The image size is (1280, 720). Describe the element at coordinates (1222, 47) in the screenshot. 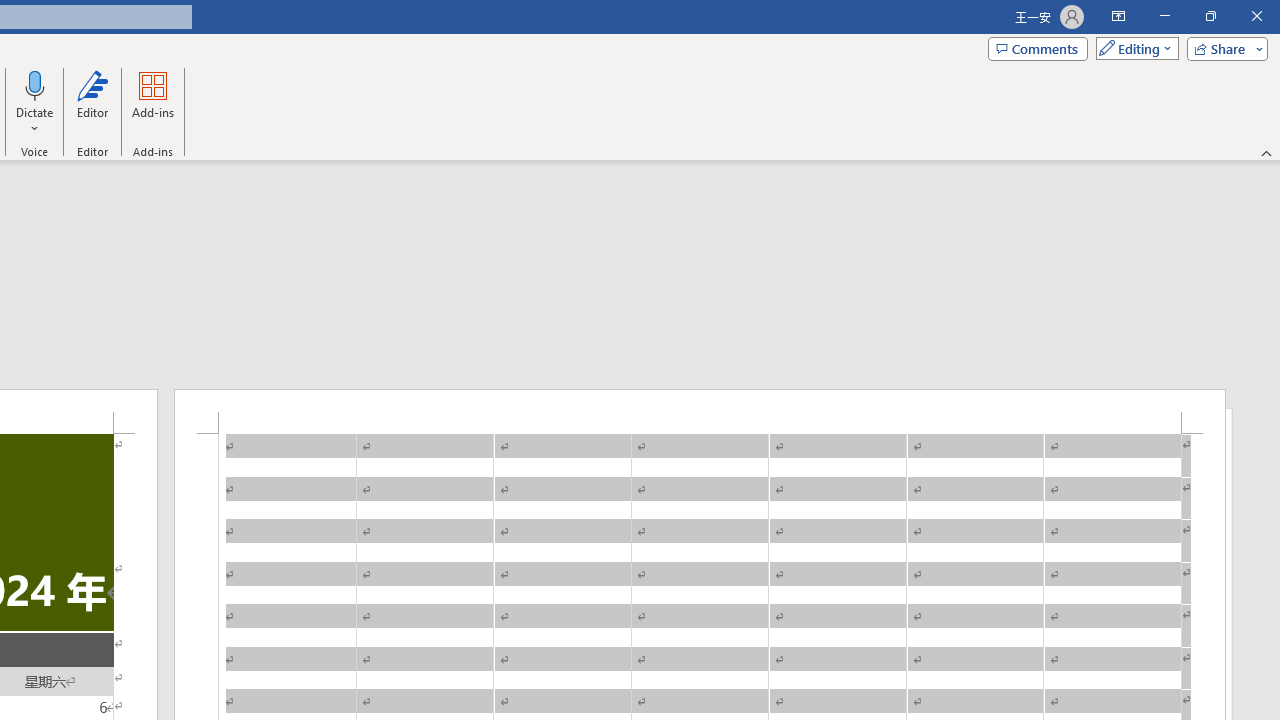

I see `'Share'` at that location.